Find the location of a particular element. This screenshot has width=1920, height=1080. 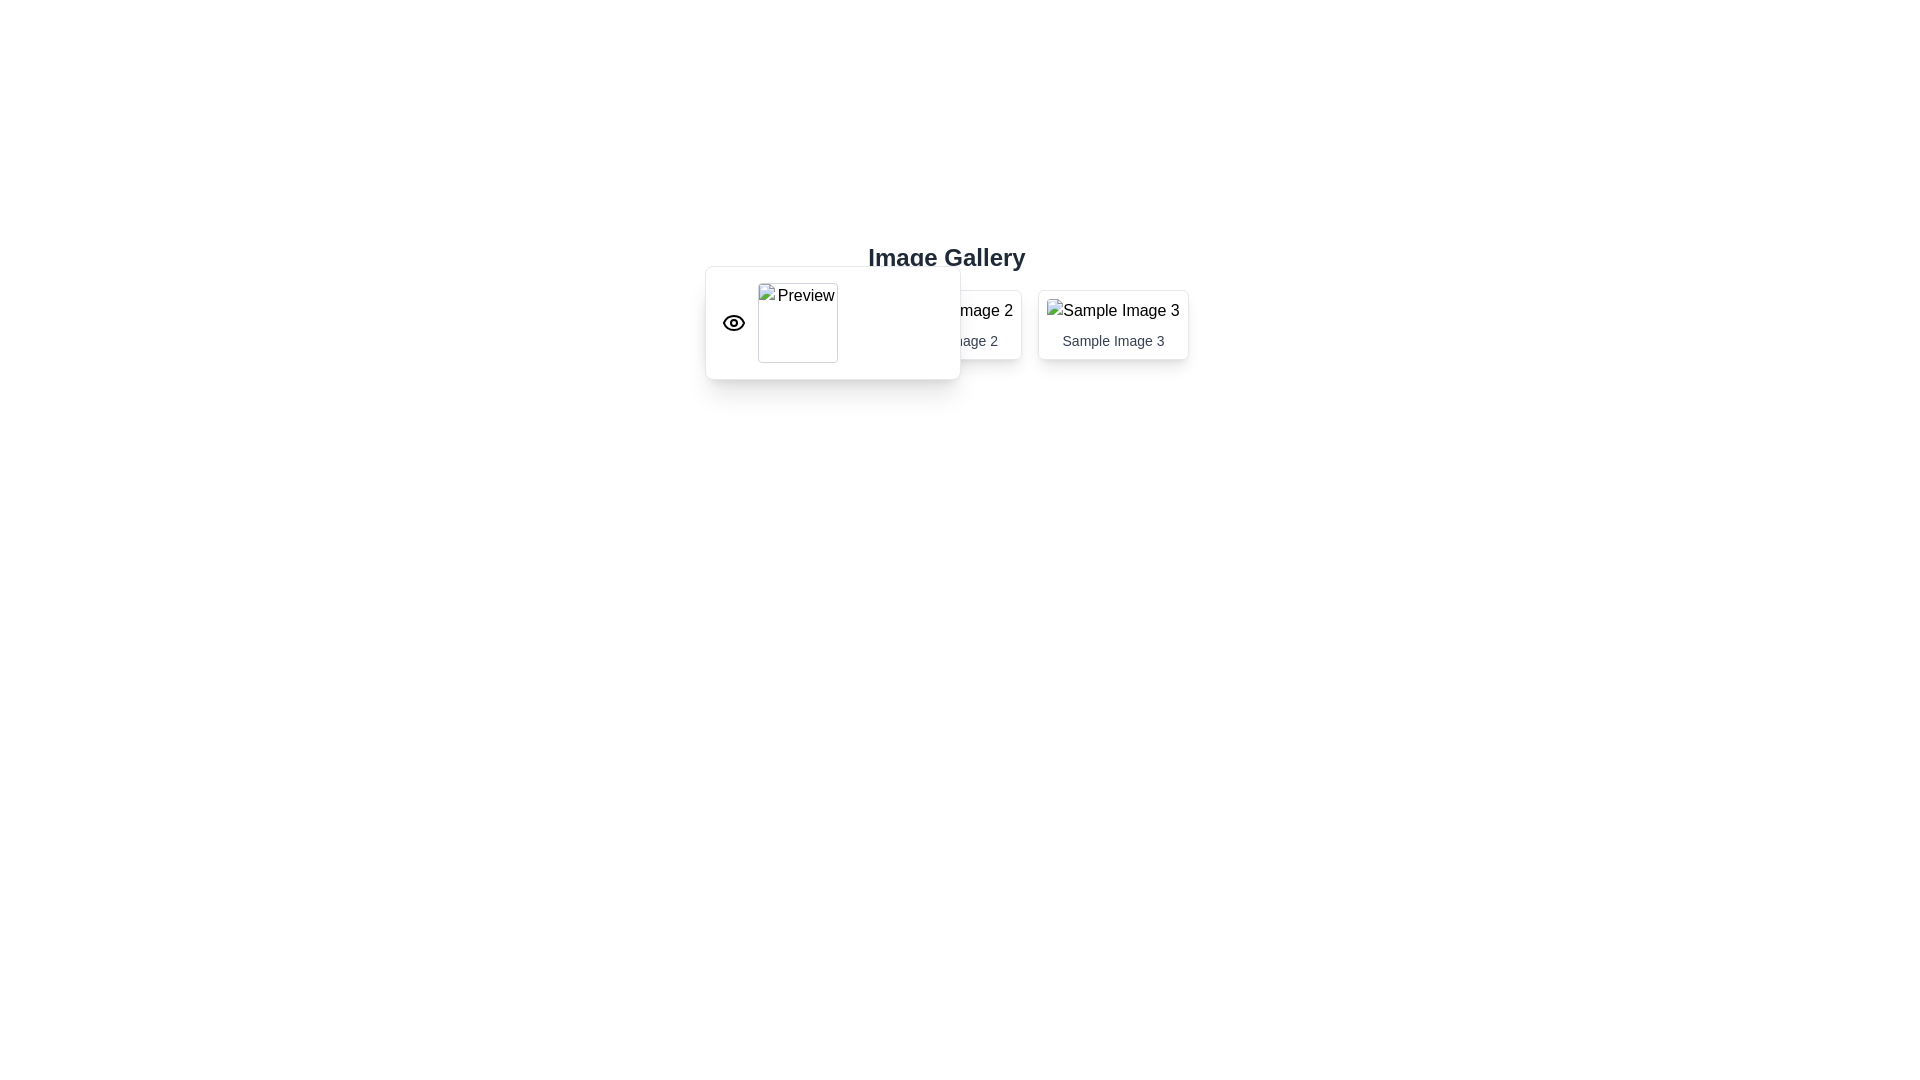

the eye graphical icon located in the top-left corner of the interface for interaction is located at coordinates (733, 322).